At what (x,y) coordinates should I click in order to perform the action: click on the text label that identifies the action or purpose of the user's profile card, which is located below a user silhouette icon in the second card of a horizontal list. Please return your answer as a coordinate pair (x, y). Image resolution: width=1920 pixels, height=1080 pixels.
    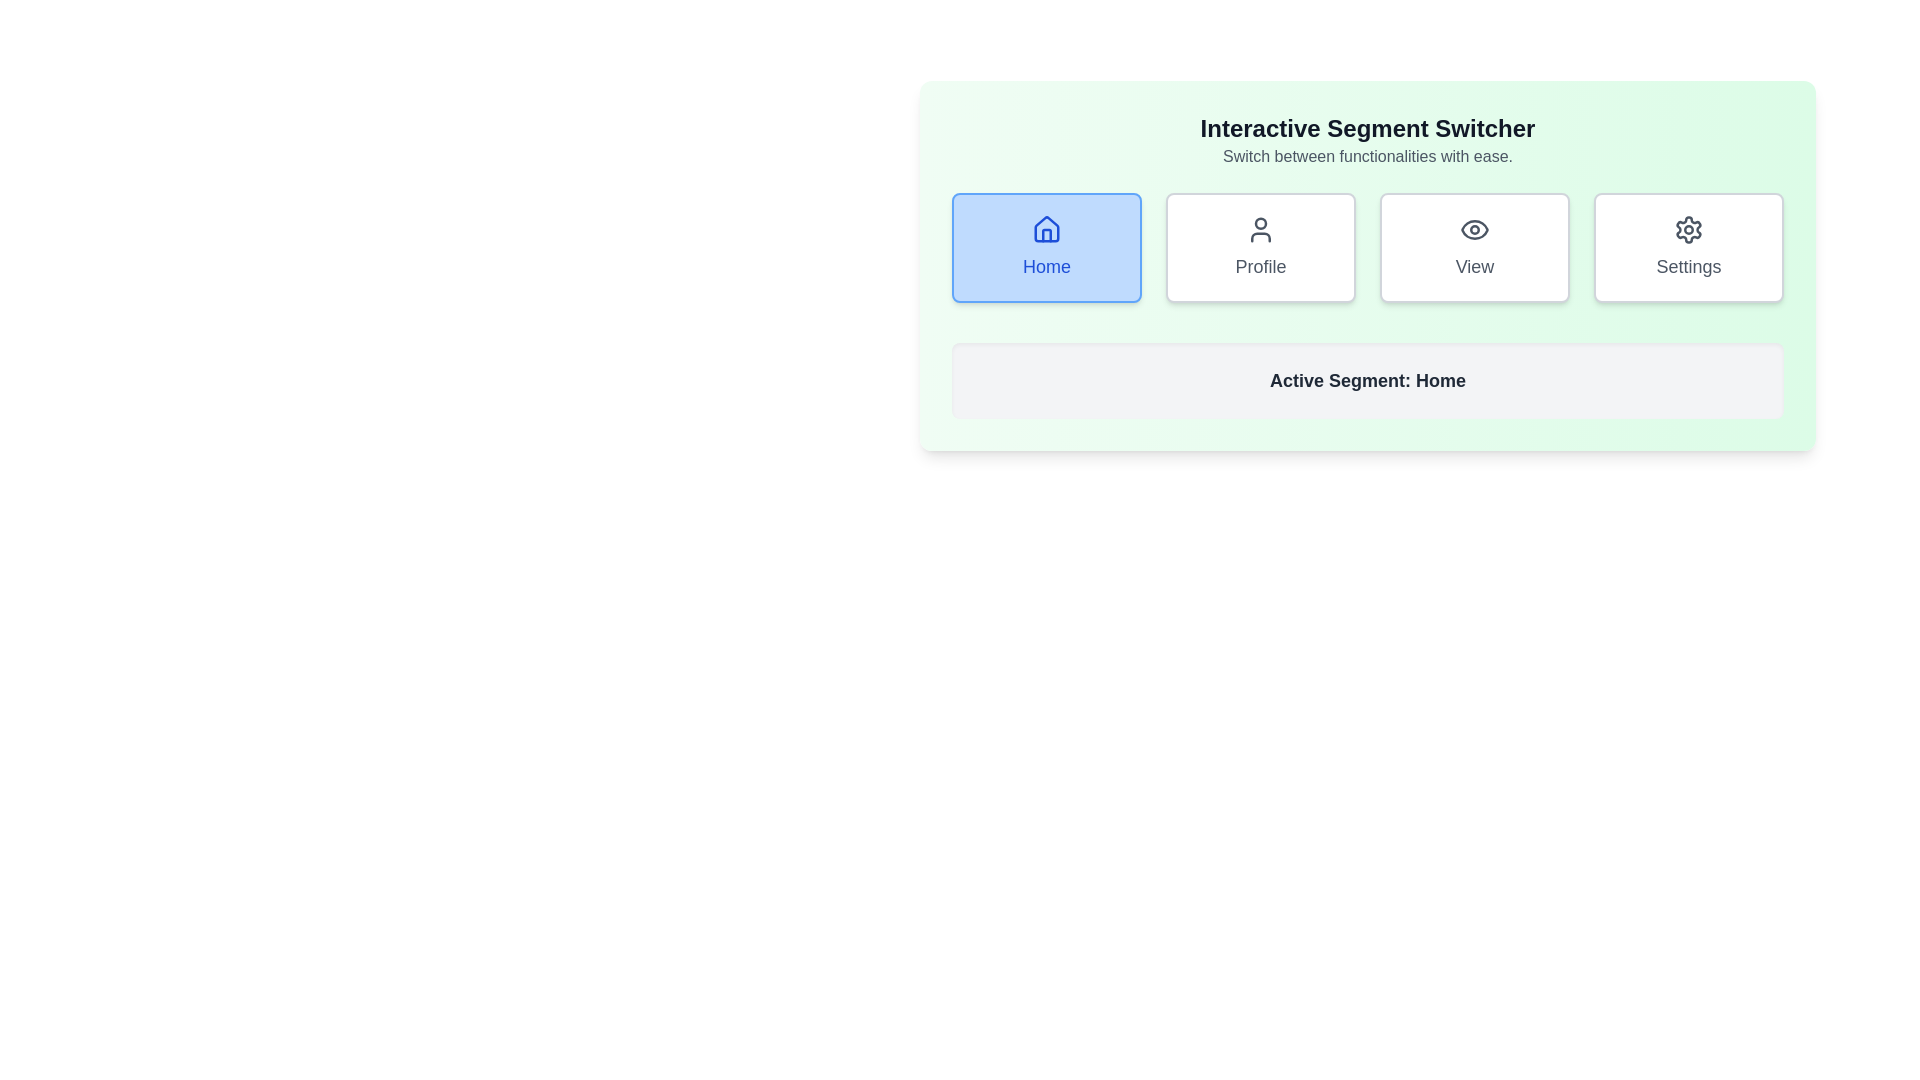
    Looking at the image, I should click on (1260, 265).